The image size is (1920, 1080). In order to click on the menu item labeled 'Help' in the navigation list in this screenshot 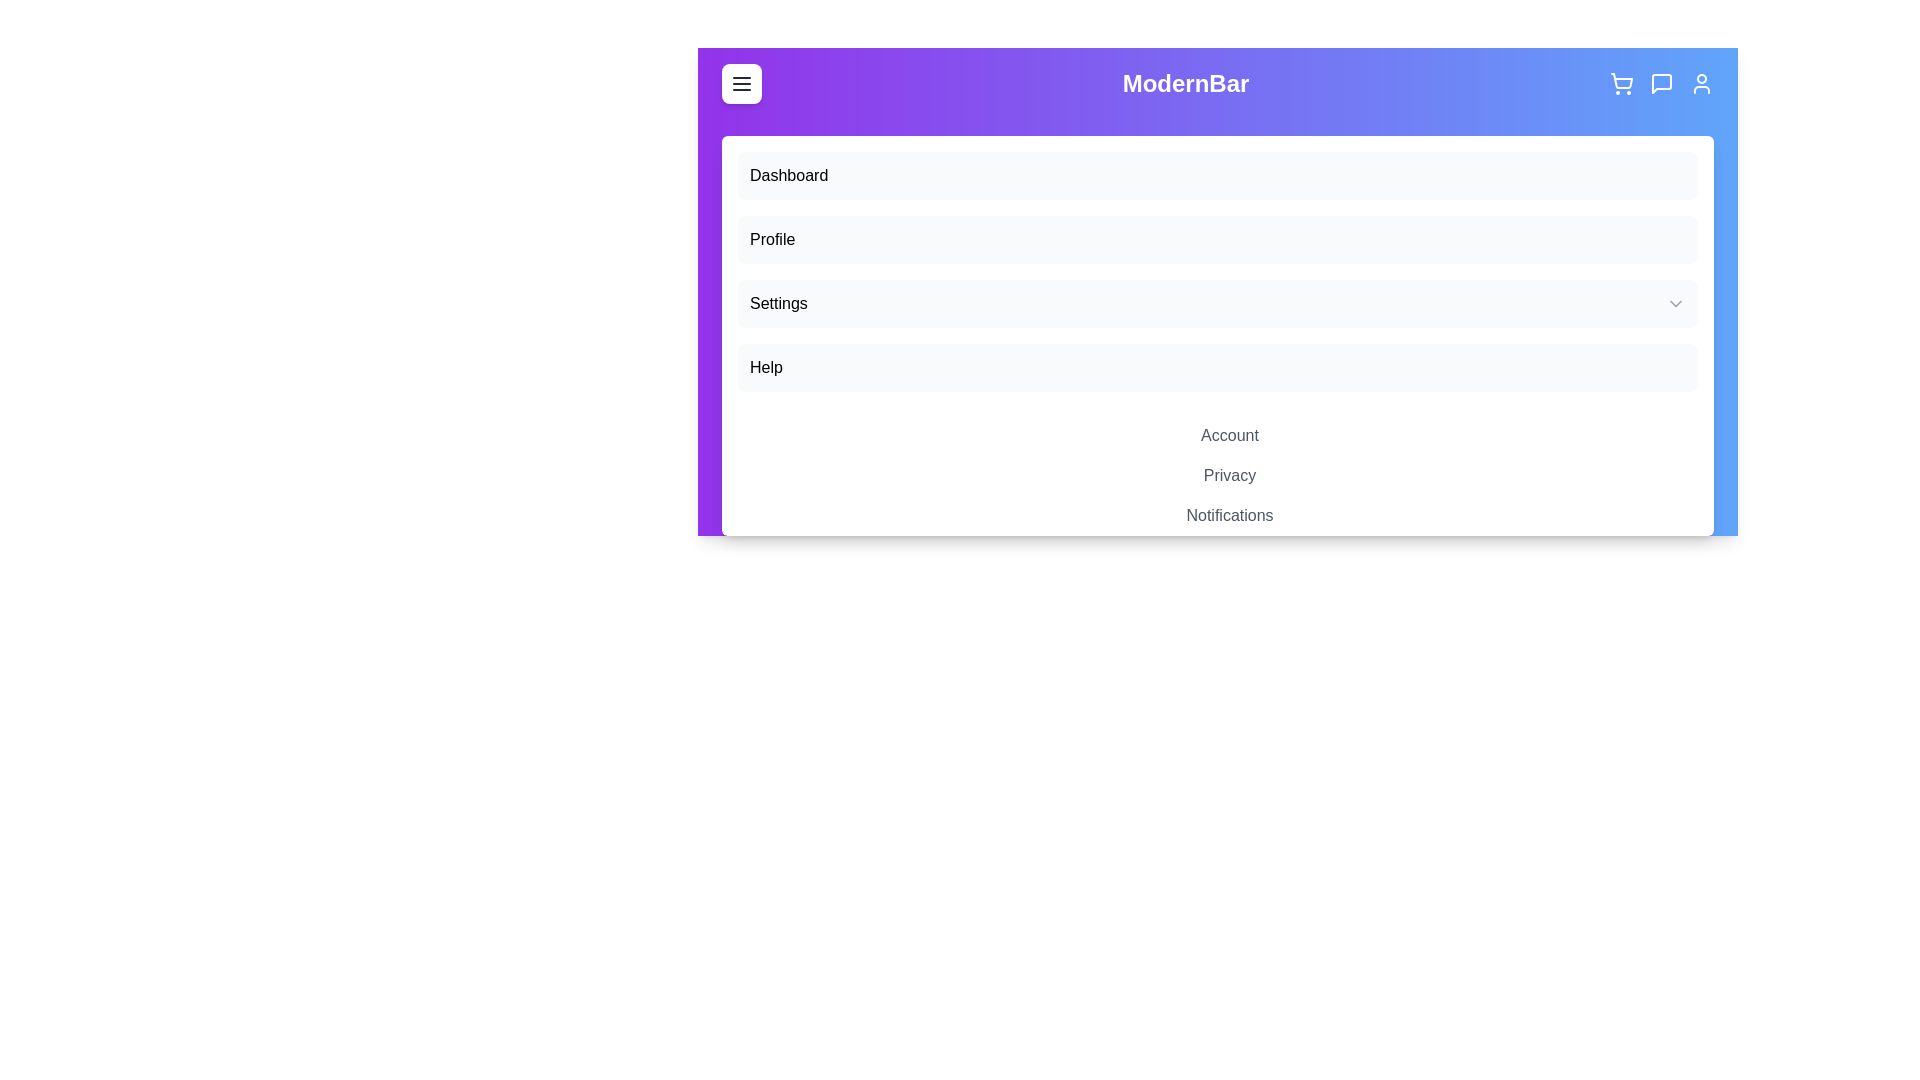, I will do `click(1217, 367)`.